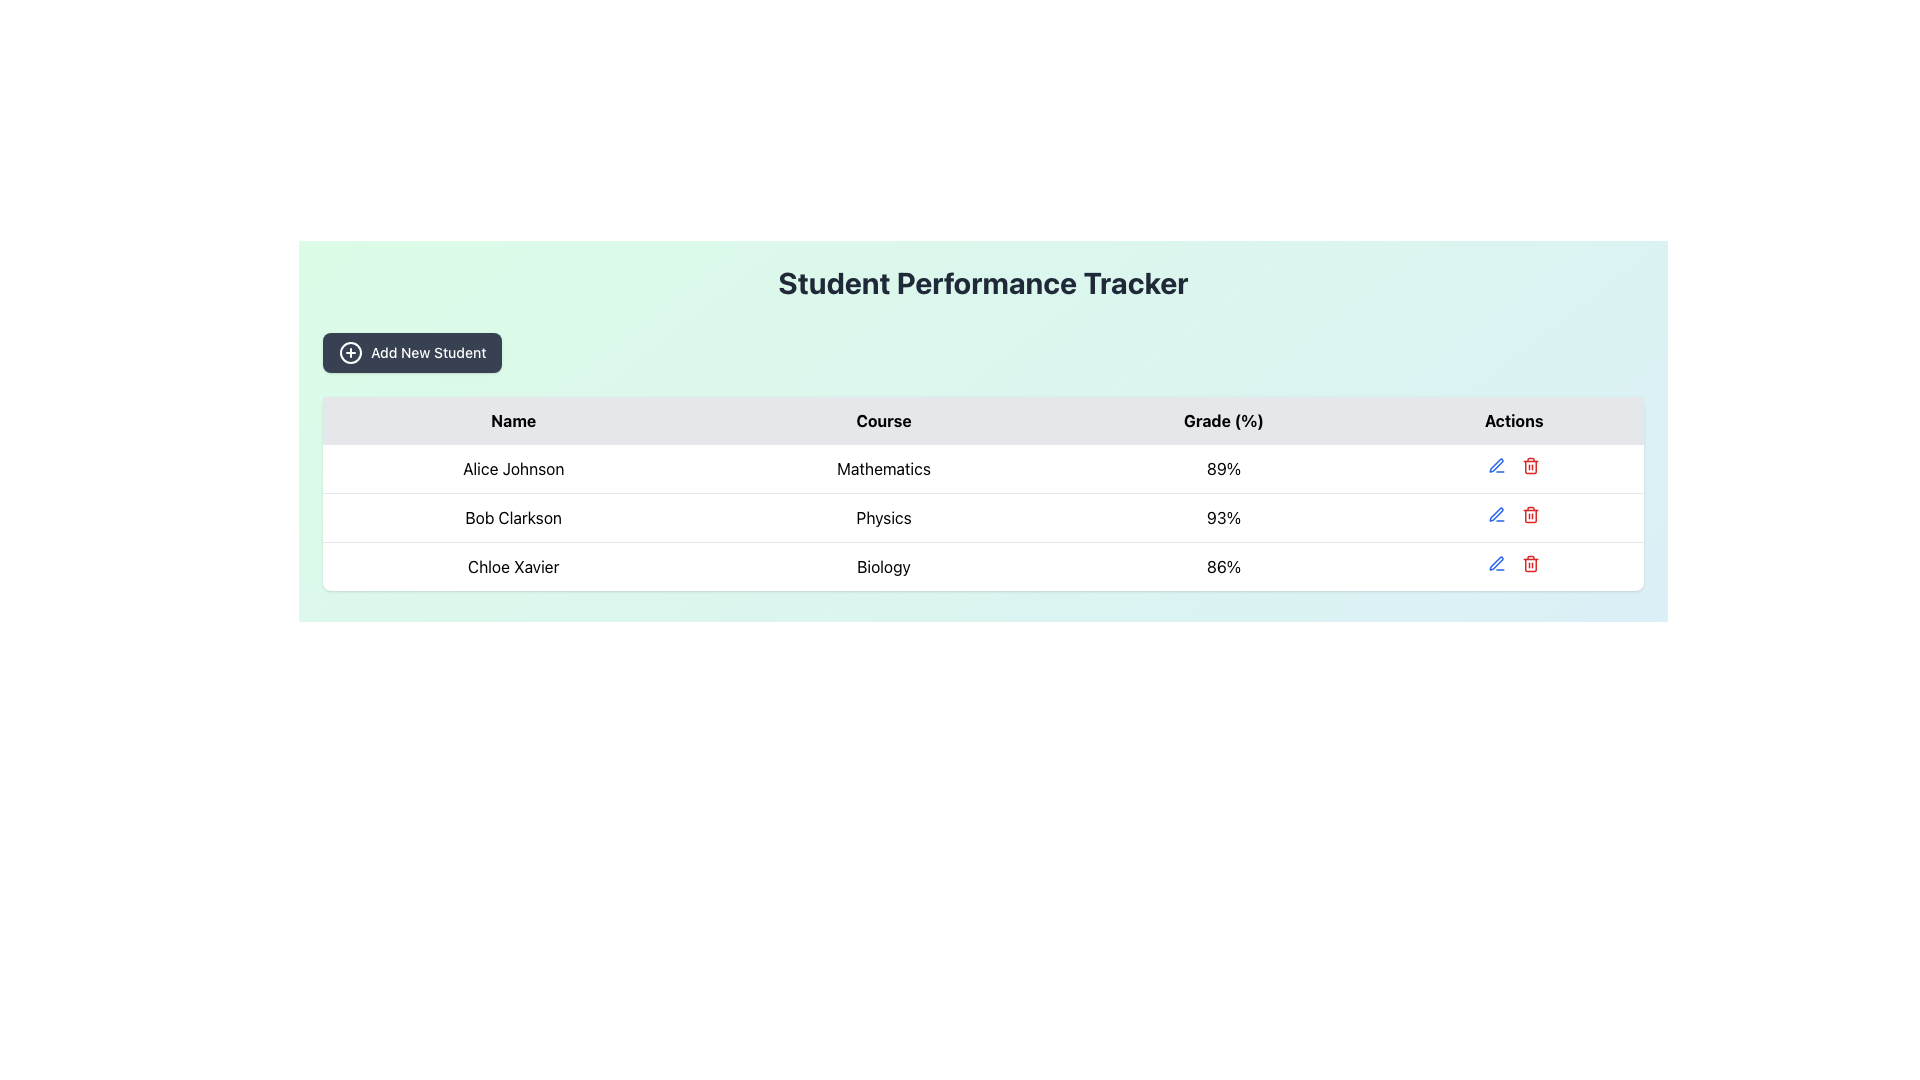  Describe the element at coordinates (1497, 466) in the screenshot. I see `the edit icon located in the 'Actions' column of the table for the first row (student Alice Johnson)` at that location.